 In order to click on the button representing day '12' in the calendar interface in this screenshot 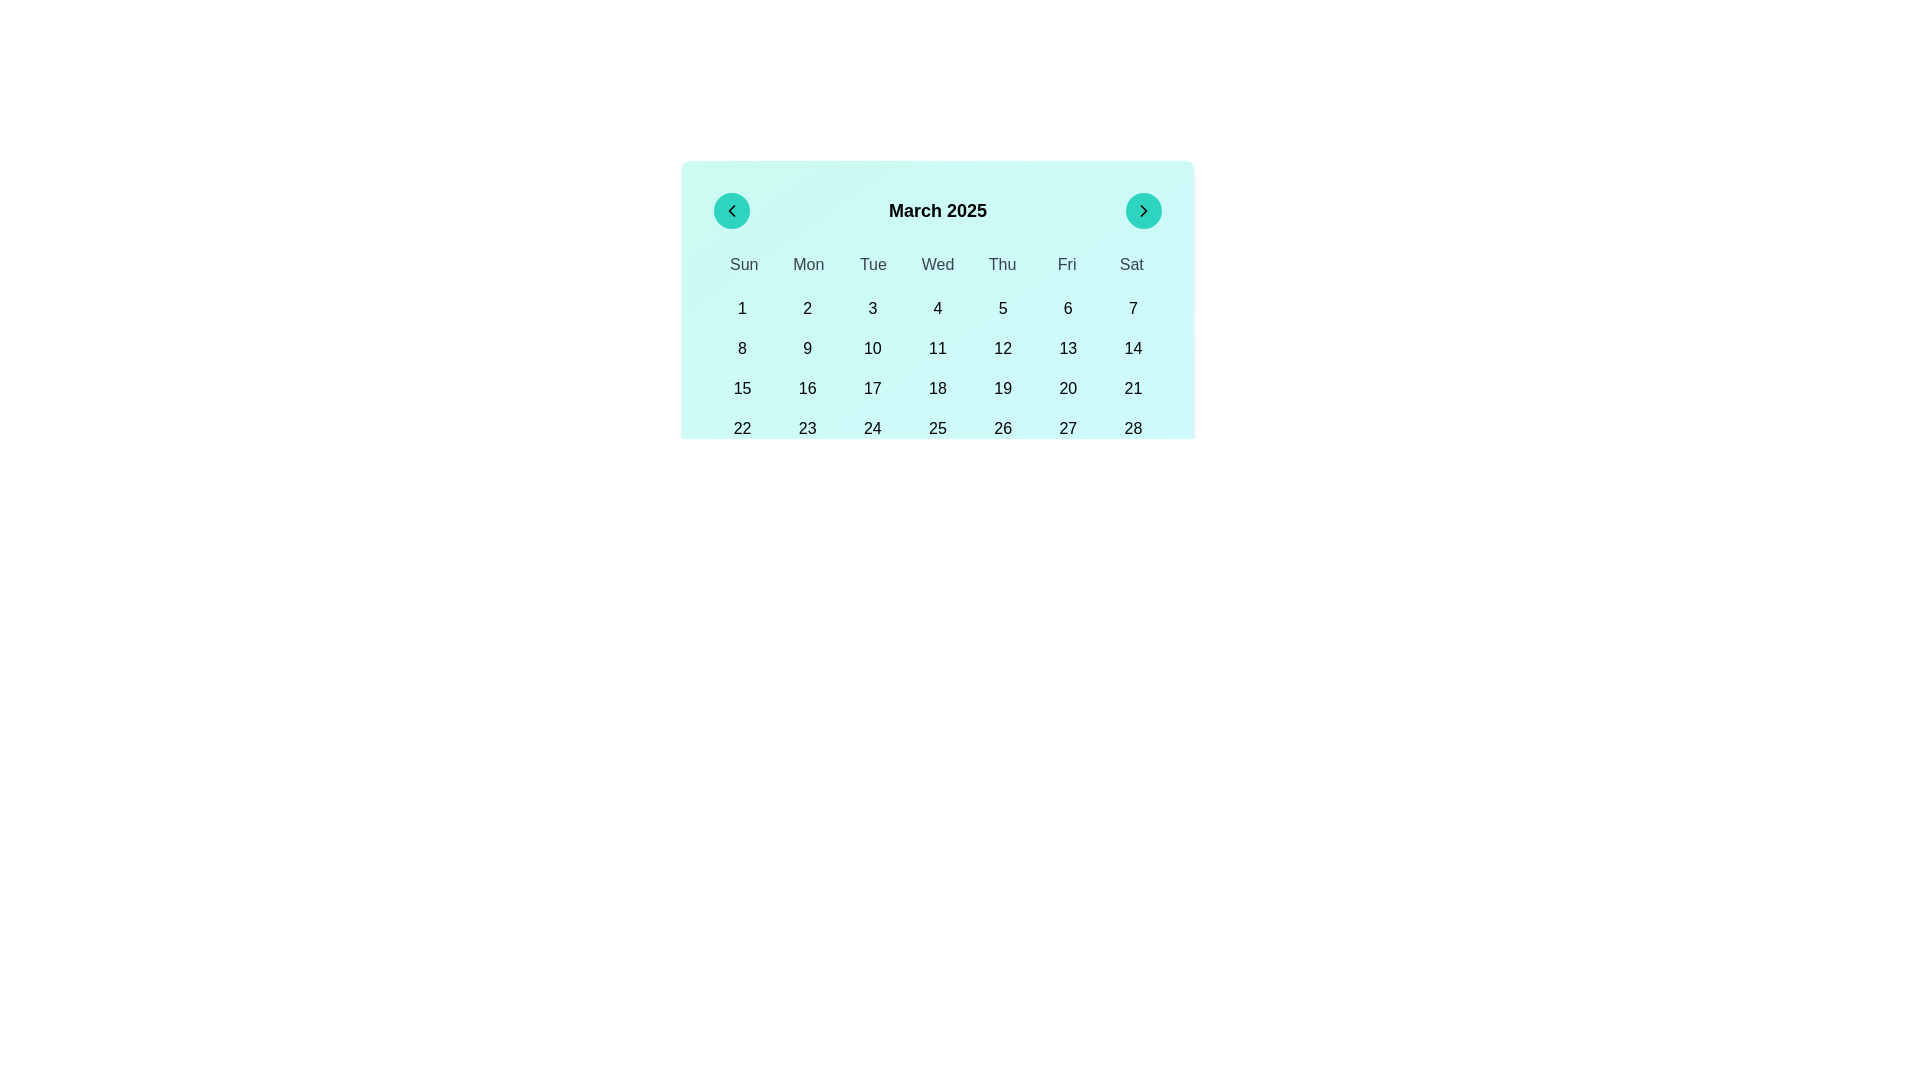, I will do `click(1003, 347)`.